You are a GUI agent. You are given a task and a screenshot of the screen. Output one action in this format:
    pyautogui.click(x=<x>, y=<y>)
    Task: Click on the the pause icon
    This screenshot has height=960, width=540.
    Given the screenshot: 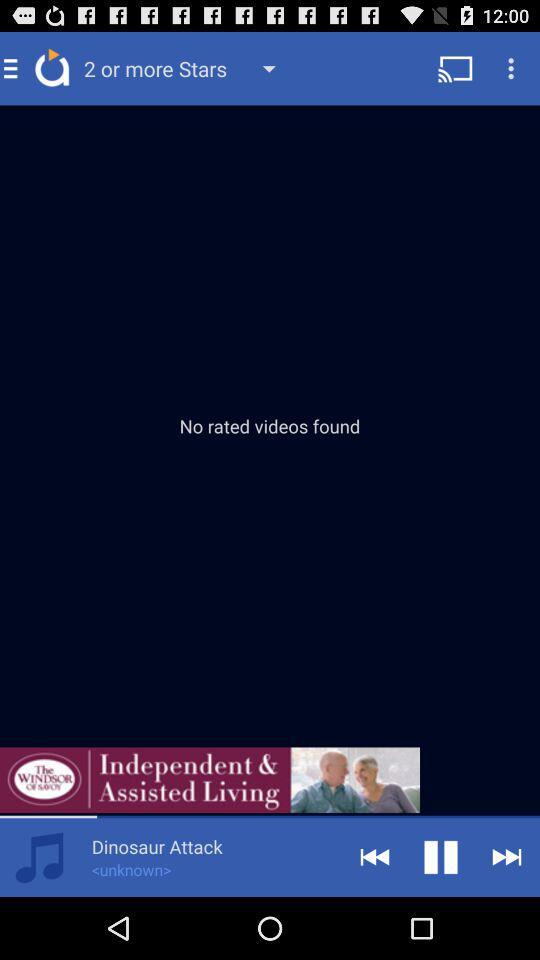 What is the action you would take?
    pyautogui.click(x=441, y=917)
    